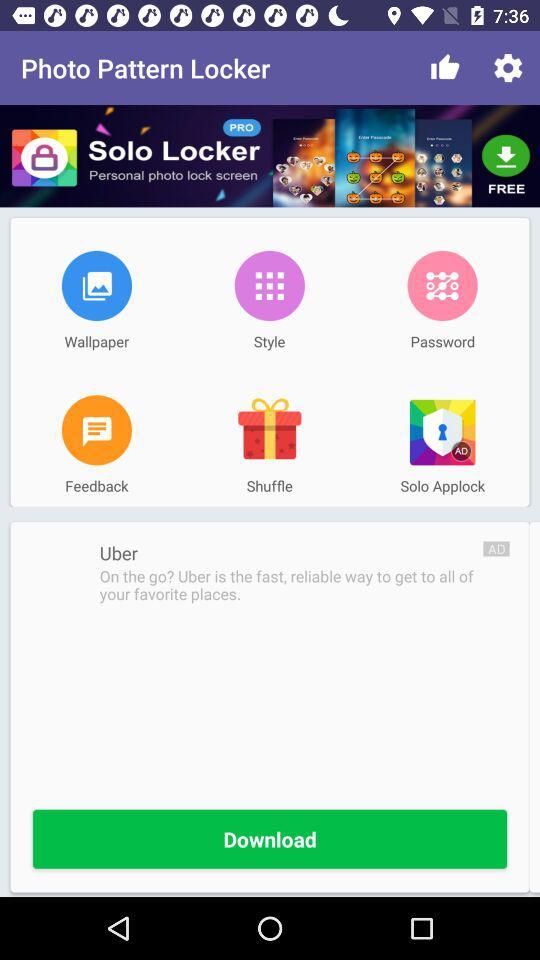 The image size is (540, 960). I want to click on item next to password icon, so click(269, 284).